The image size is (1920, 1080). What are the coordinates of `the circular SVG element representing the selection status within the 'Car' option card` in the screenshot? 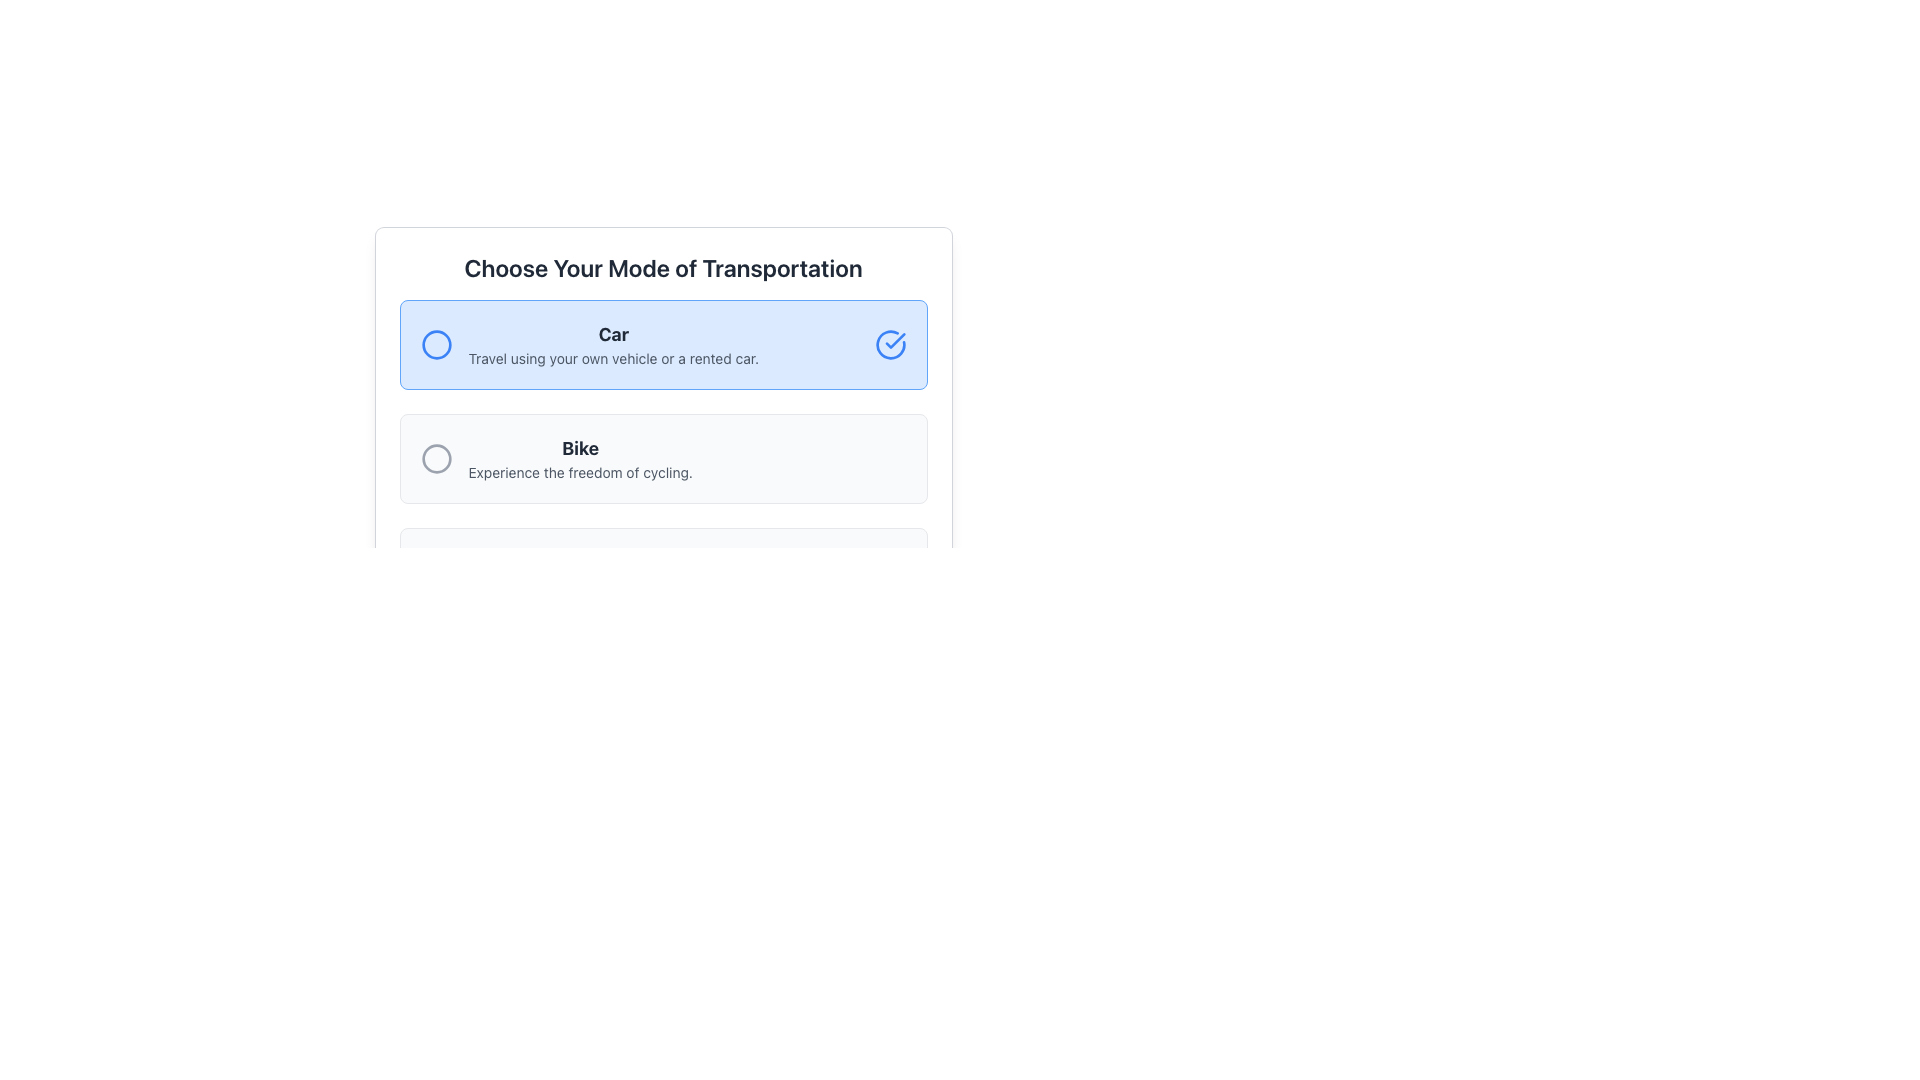 It's located at (435, 343).